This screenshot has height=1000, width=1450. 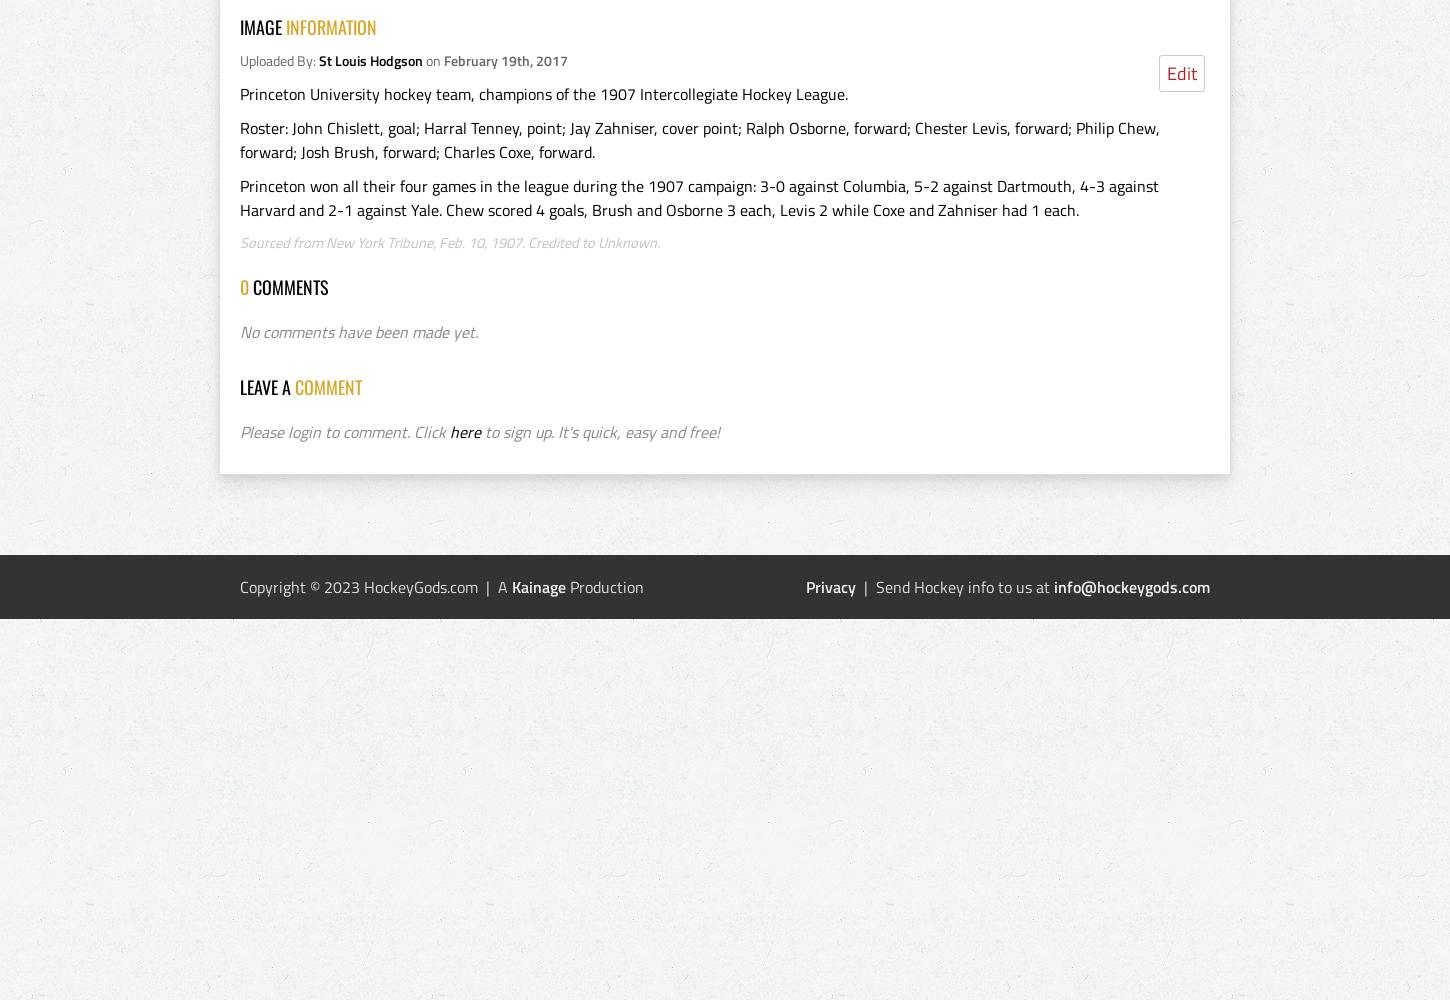 What do you see at coordinates (953, 586) in the screenshot?
I see `'| 
Send Hockey info to us at'` at bounding box center [953, 586].